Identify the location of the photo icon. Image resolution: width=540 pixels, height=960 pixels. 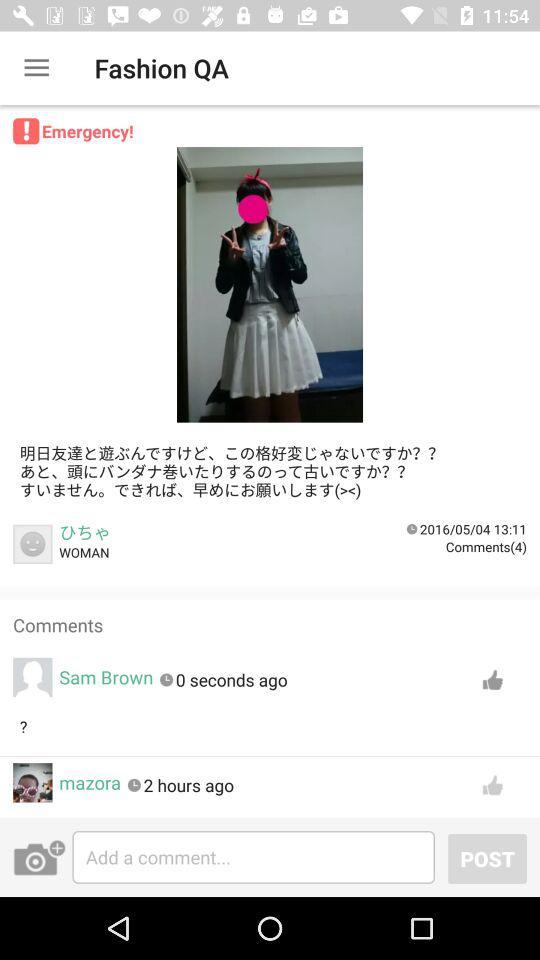
(39, 856).